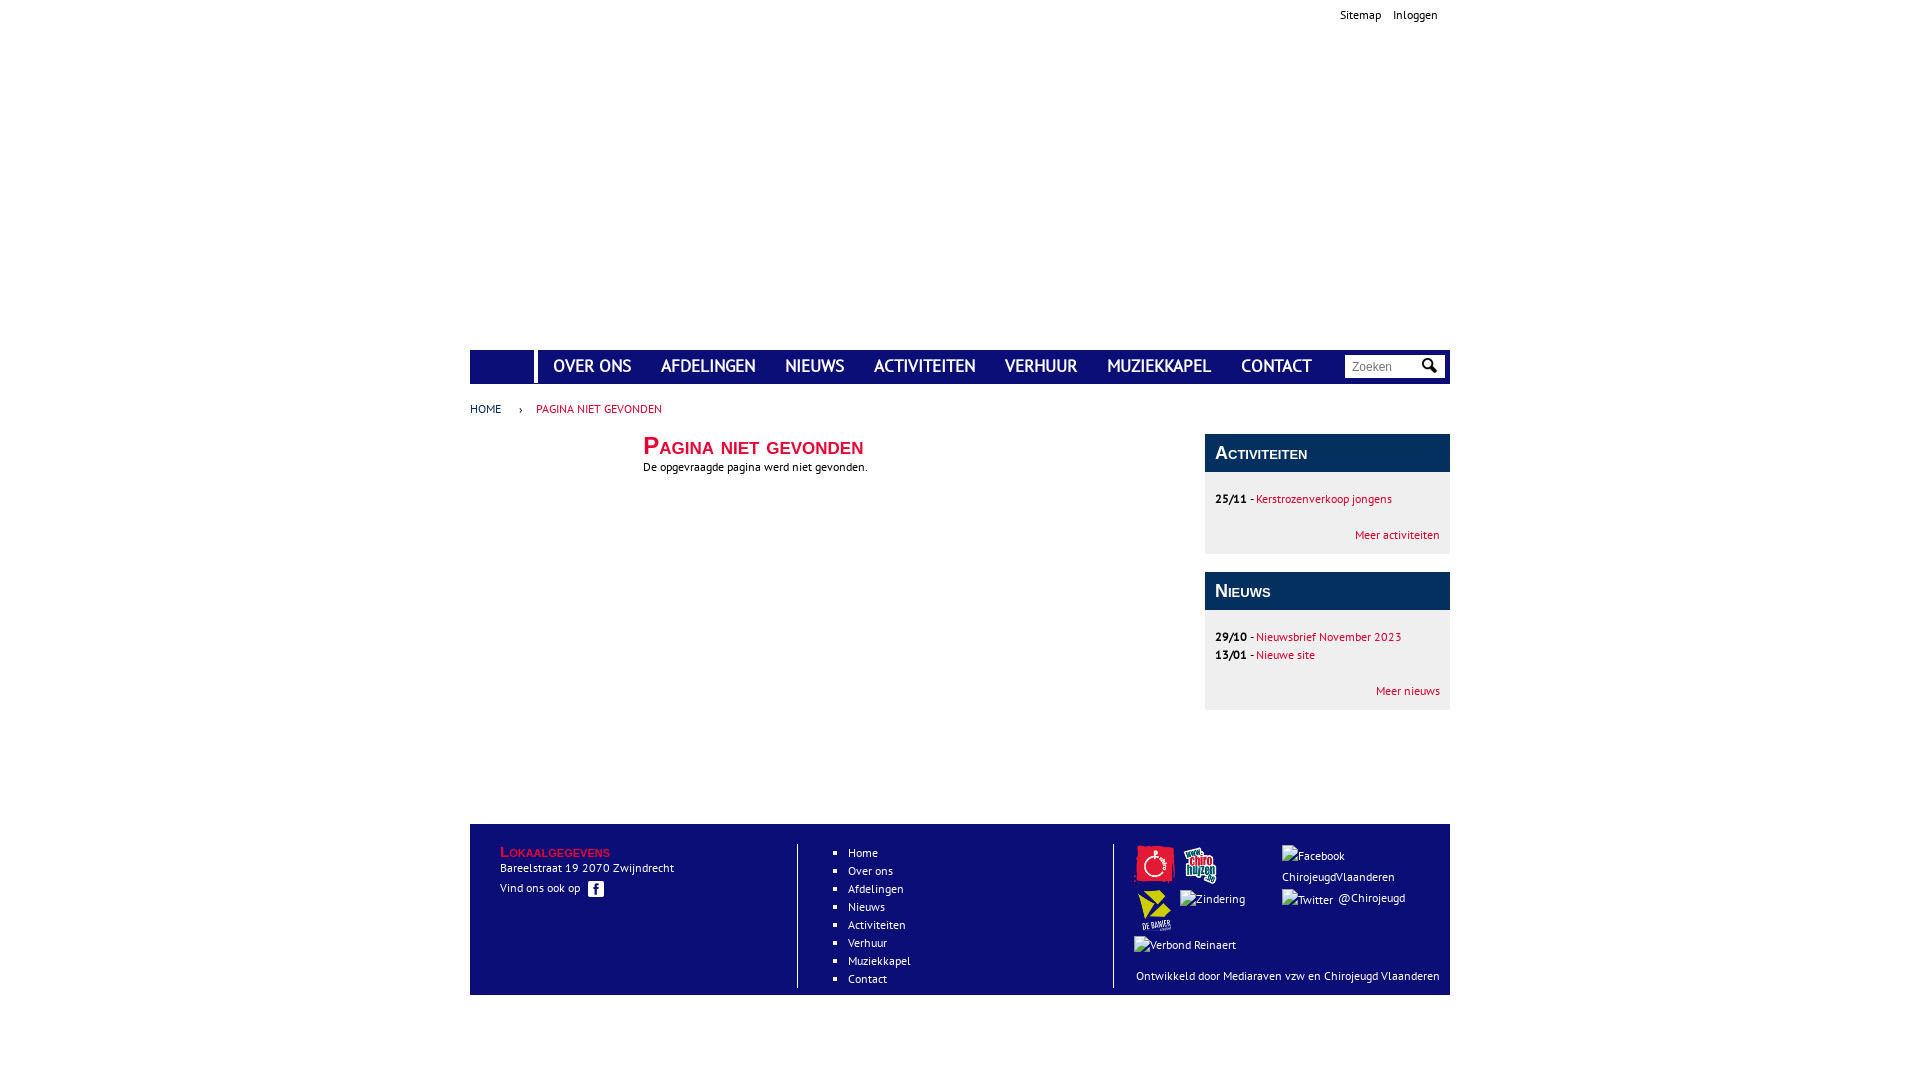 This screenshot has width=1920, height=1080. What do you see at coordinates (1414, 14) in the screenshot?
I see `'Inloggen'` at bounding box center [1414, 14].